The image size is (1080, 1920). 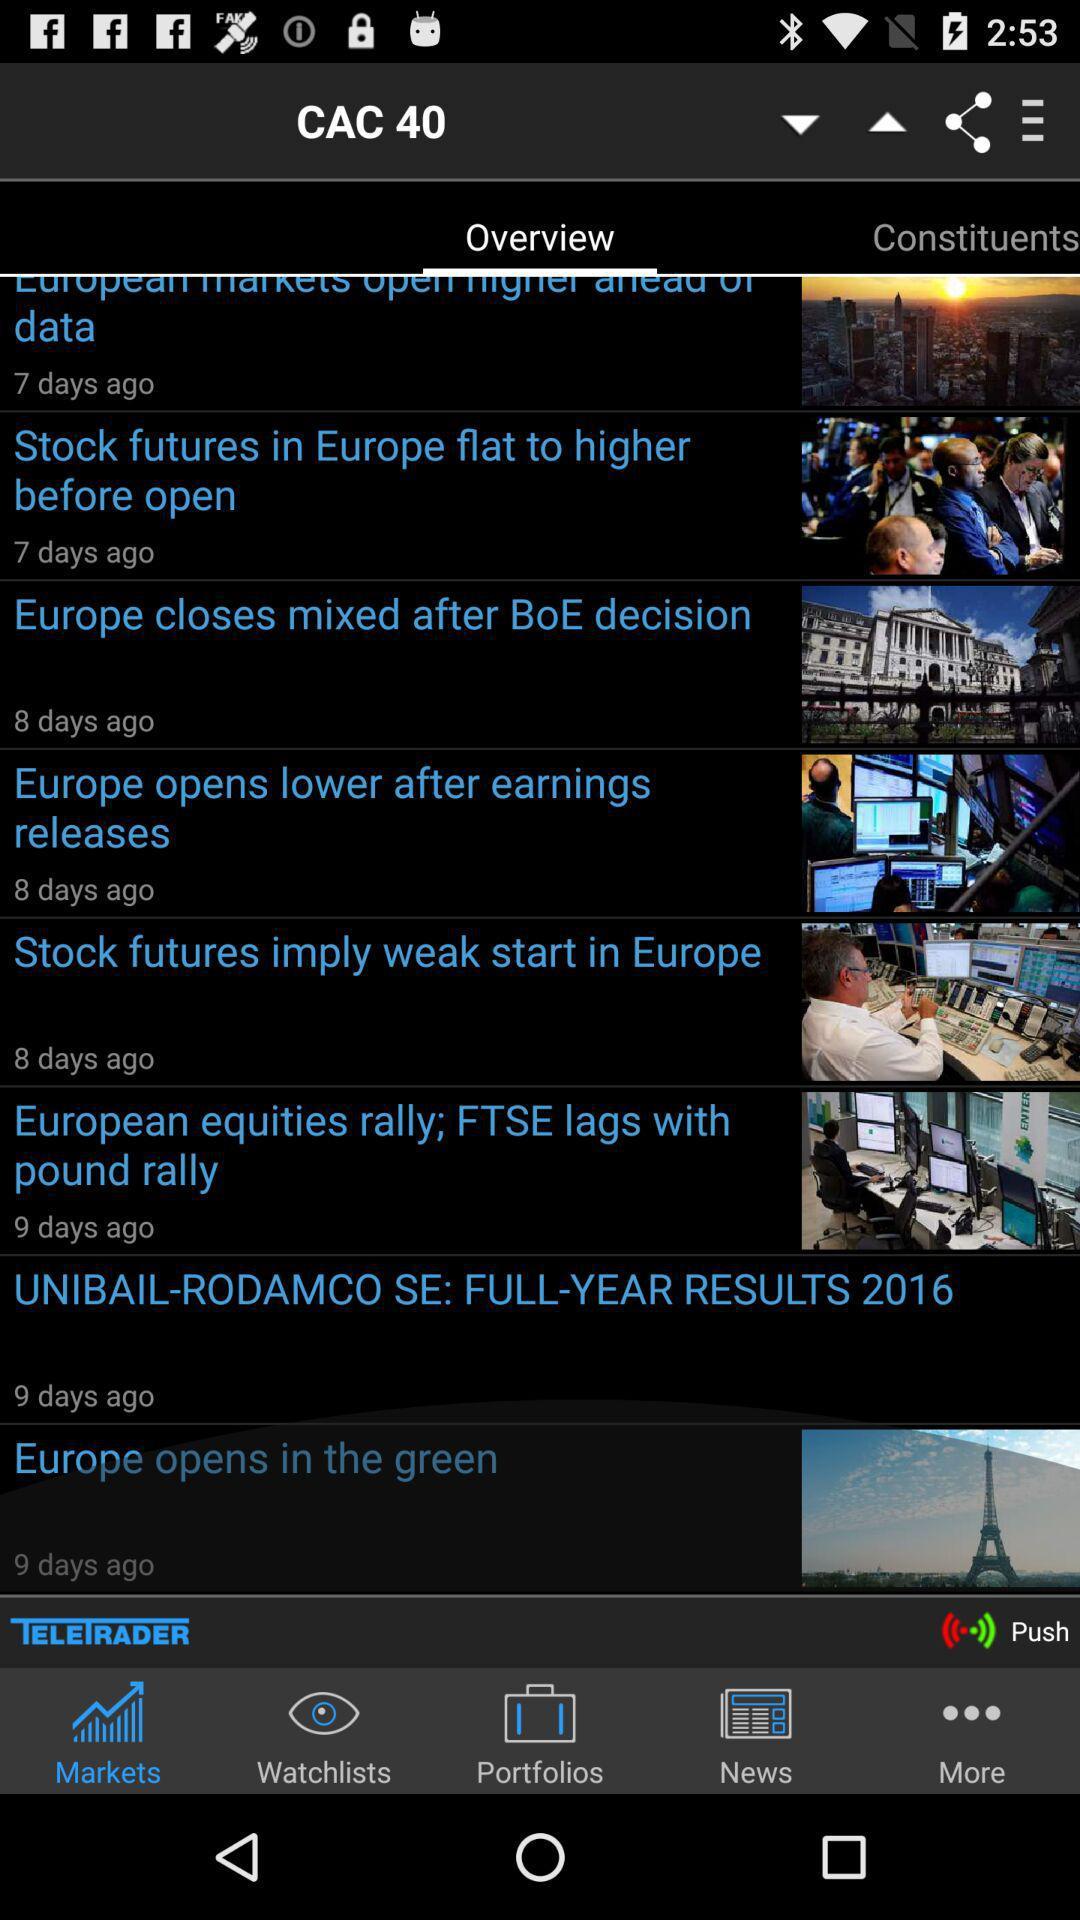 I want to click on the expand_less icon, so click(x=884, y=128).